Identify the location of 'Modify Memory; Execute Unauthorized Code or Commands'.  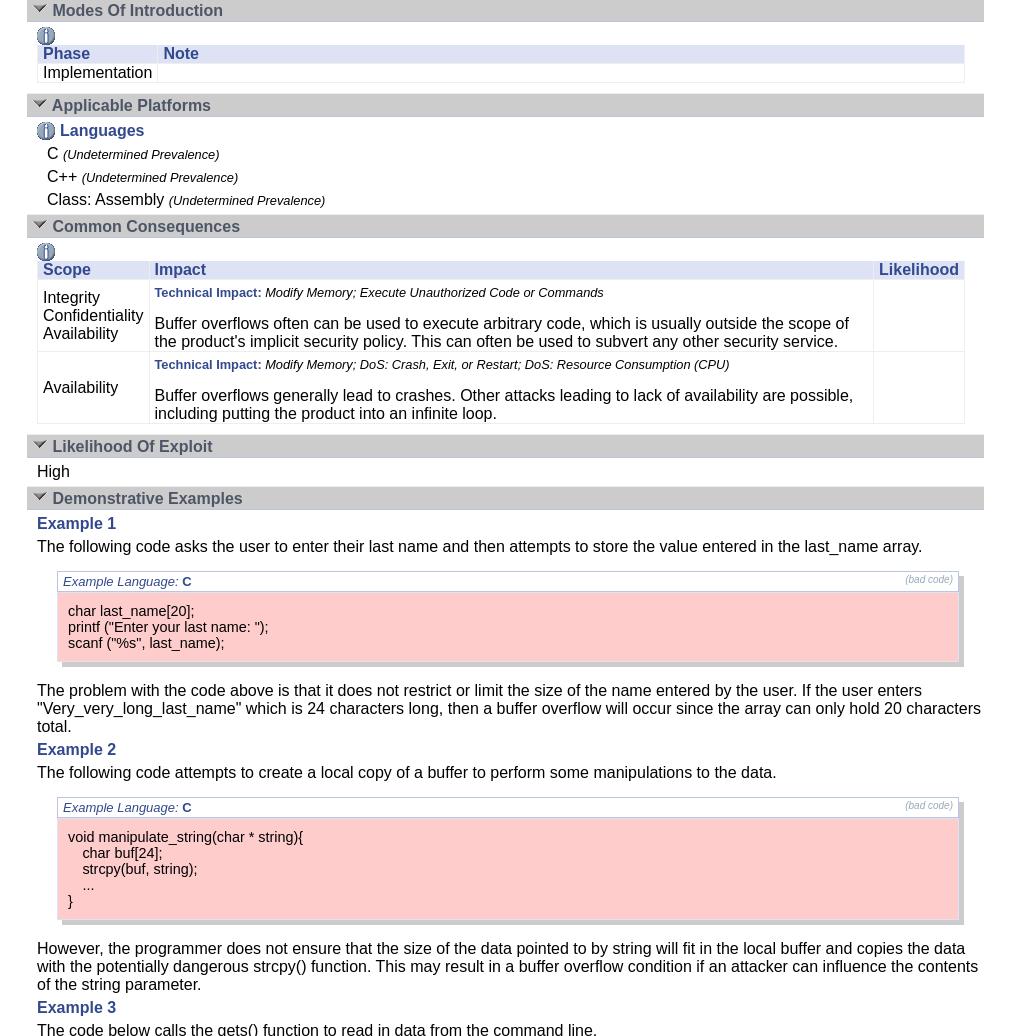
(430, 292).